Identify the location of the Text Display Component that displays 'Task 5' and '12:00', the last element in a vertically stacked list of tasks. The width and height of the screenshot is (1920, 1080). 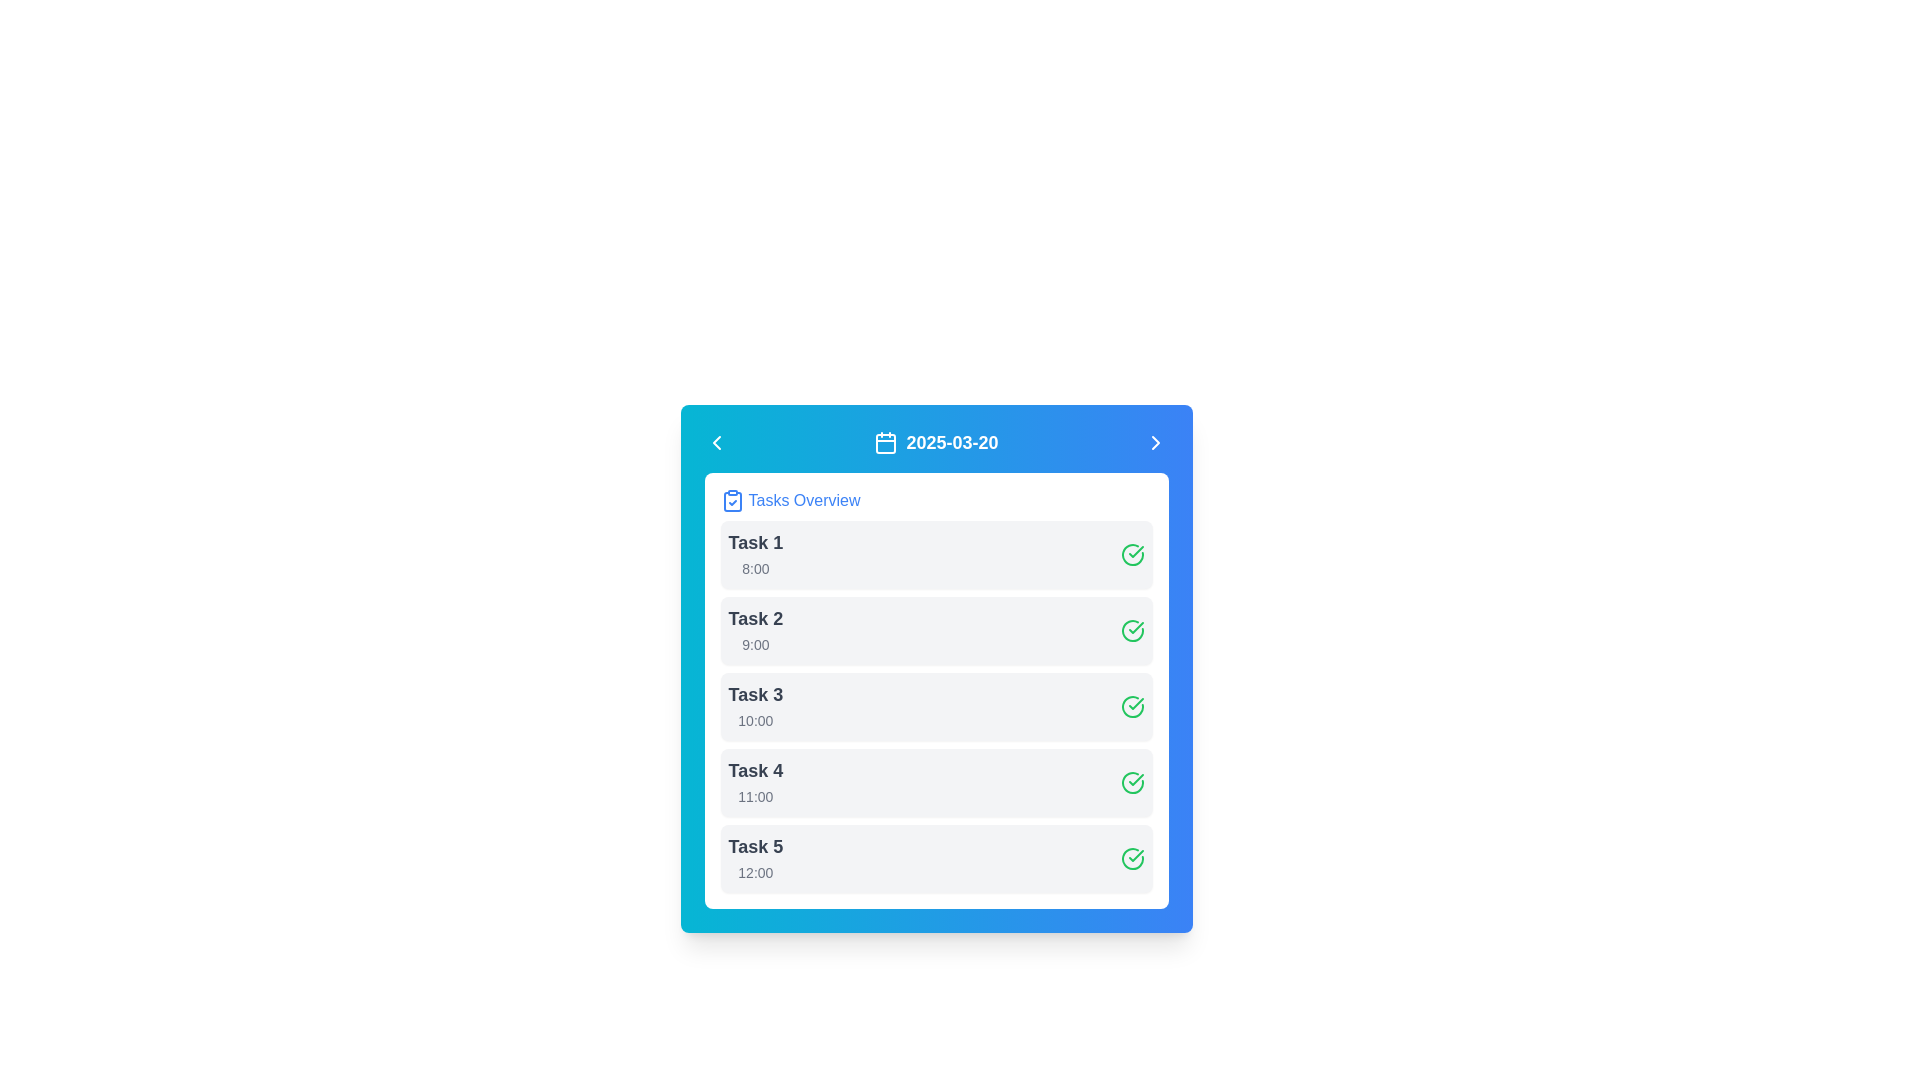
(754, 858).